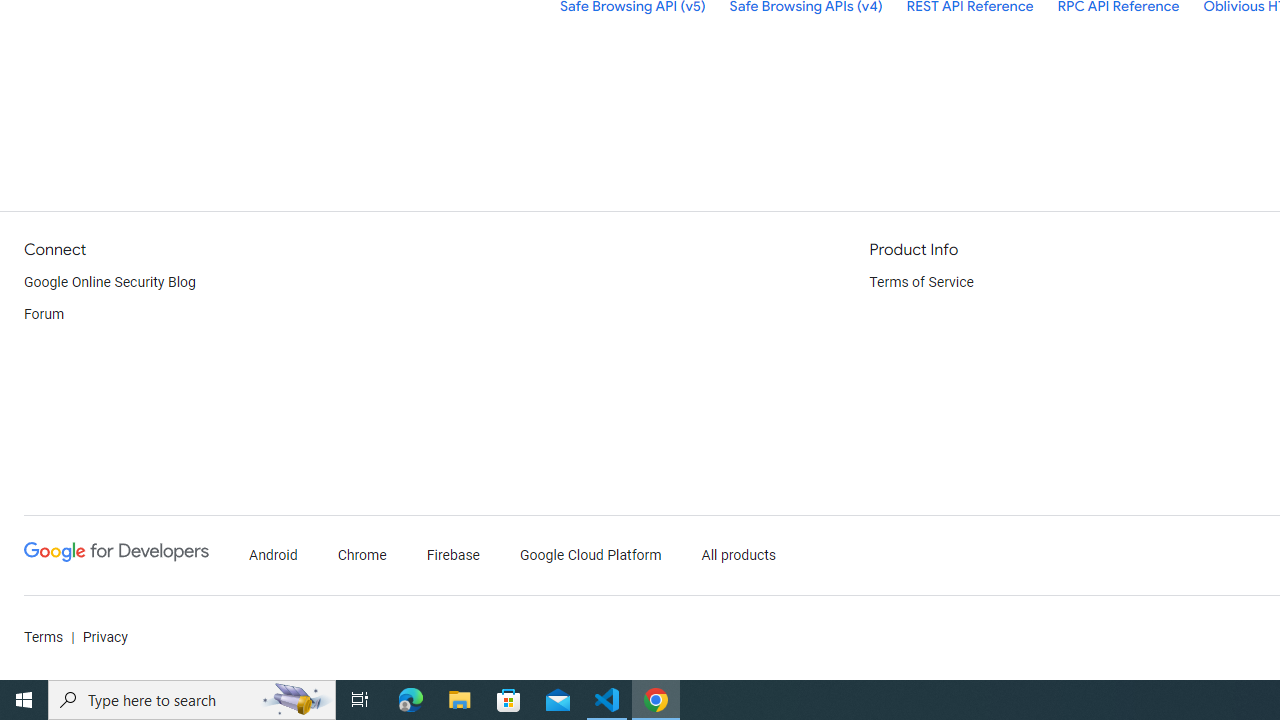 The width and height of the screenshot is (1280, 720). Describe the element at coordinates (109, 282) in the screenshot. I see `'Google Online Security Blog'` at that location.